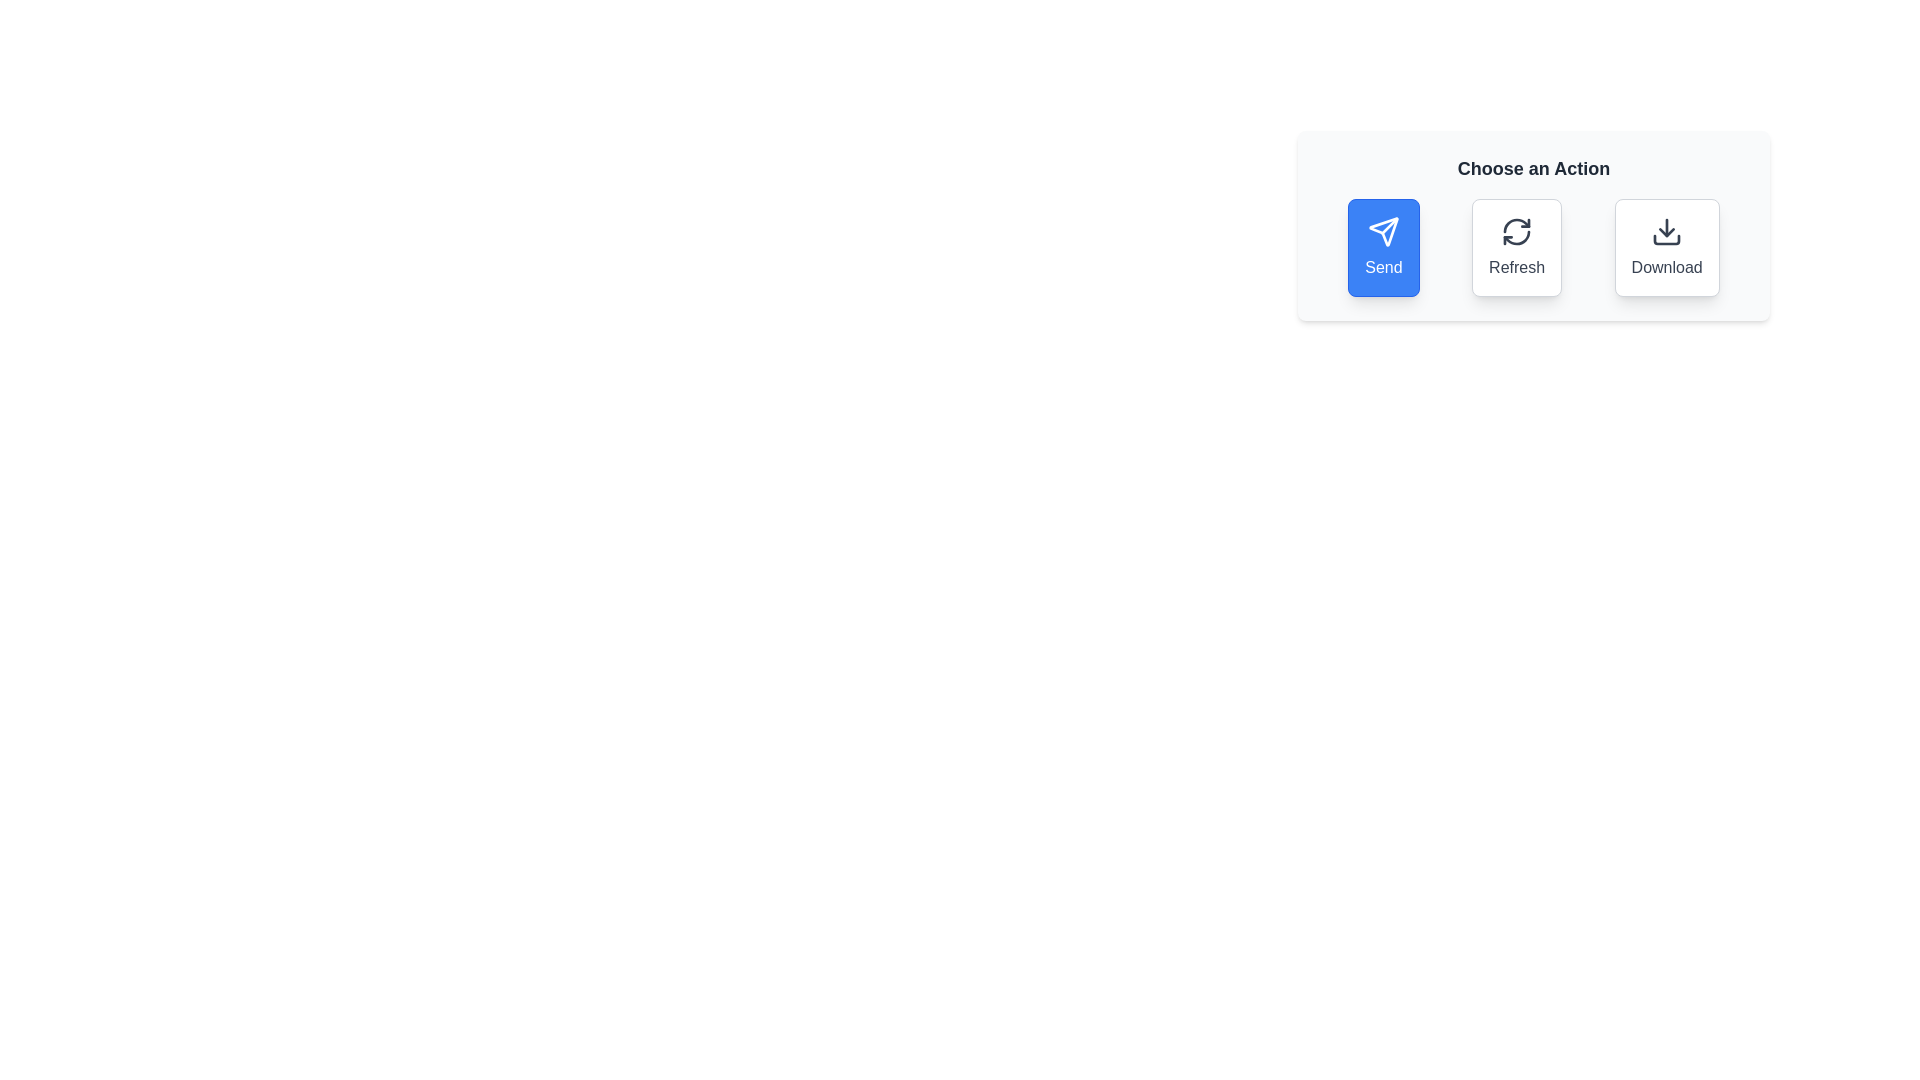 Image resolution: width=1920 pixels, height=1080 pixels. What do you see at coordinates (1517, 230) in the screenshot?
I see `the icon of the Refresh action chip` at bounding box center [1517, 230].